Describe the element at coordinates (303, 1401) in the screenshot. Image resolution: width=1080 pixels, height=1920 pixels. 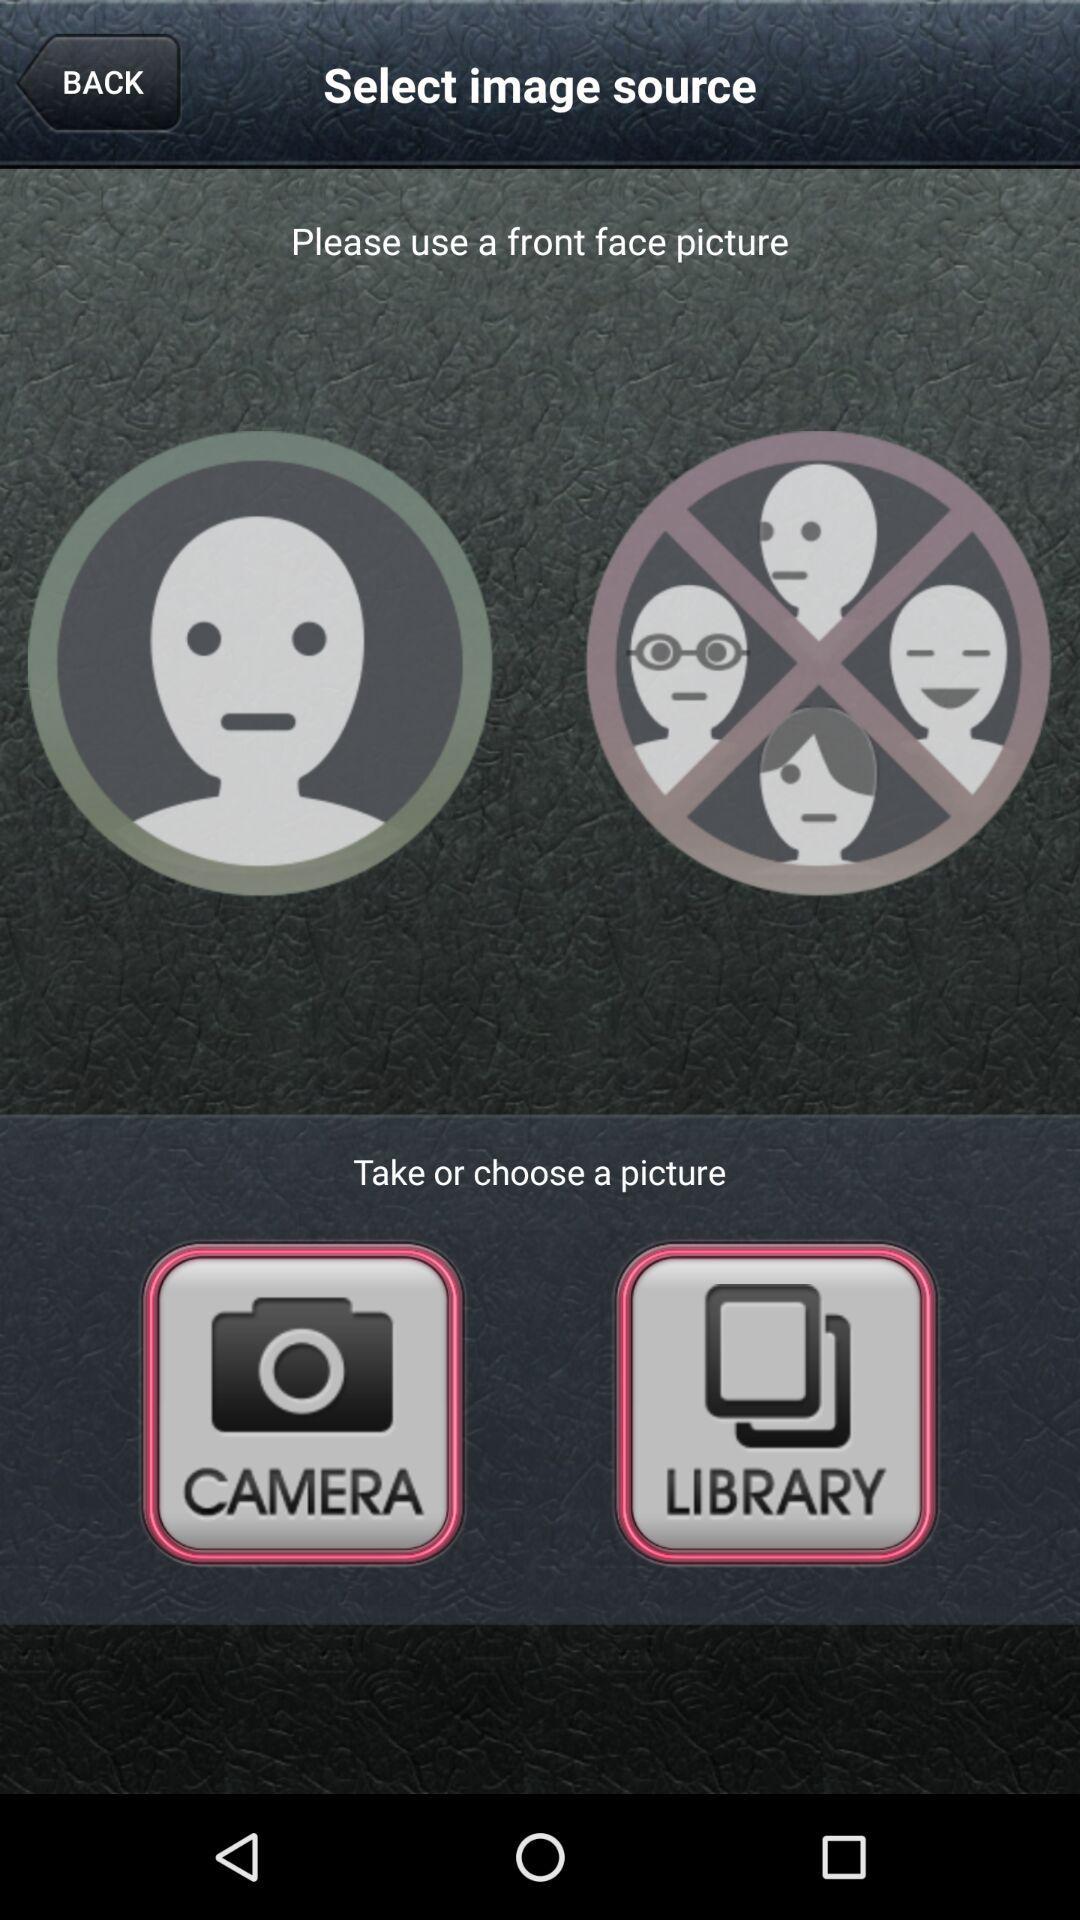
I see `choose camera toggle` at that location.